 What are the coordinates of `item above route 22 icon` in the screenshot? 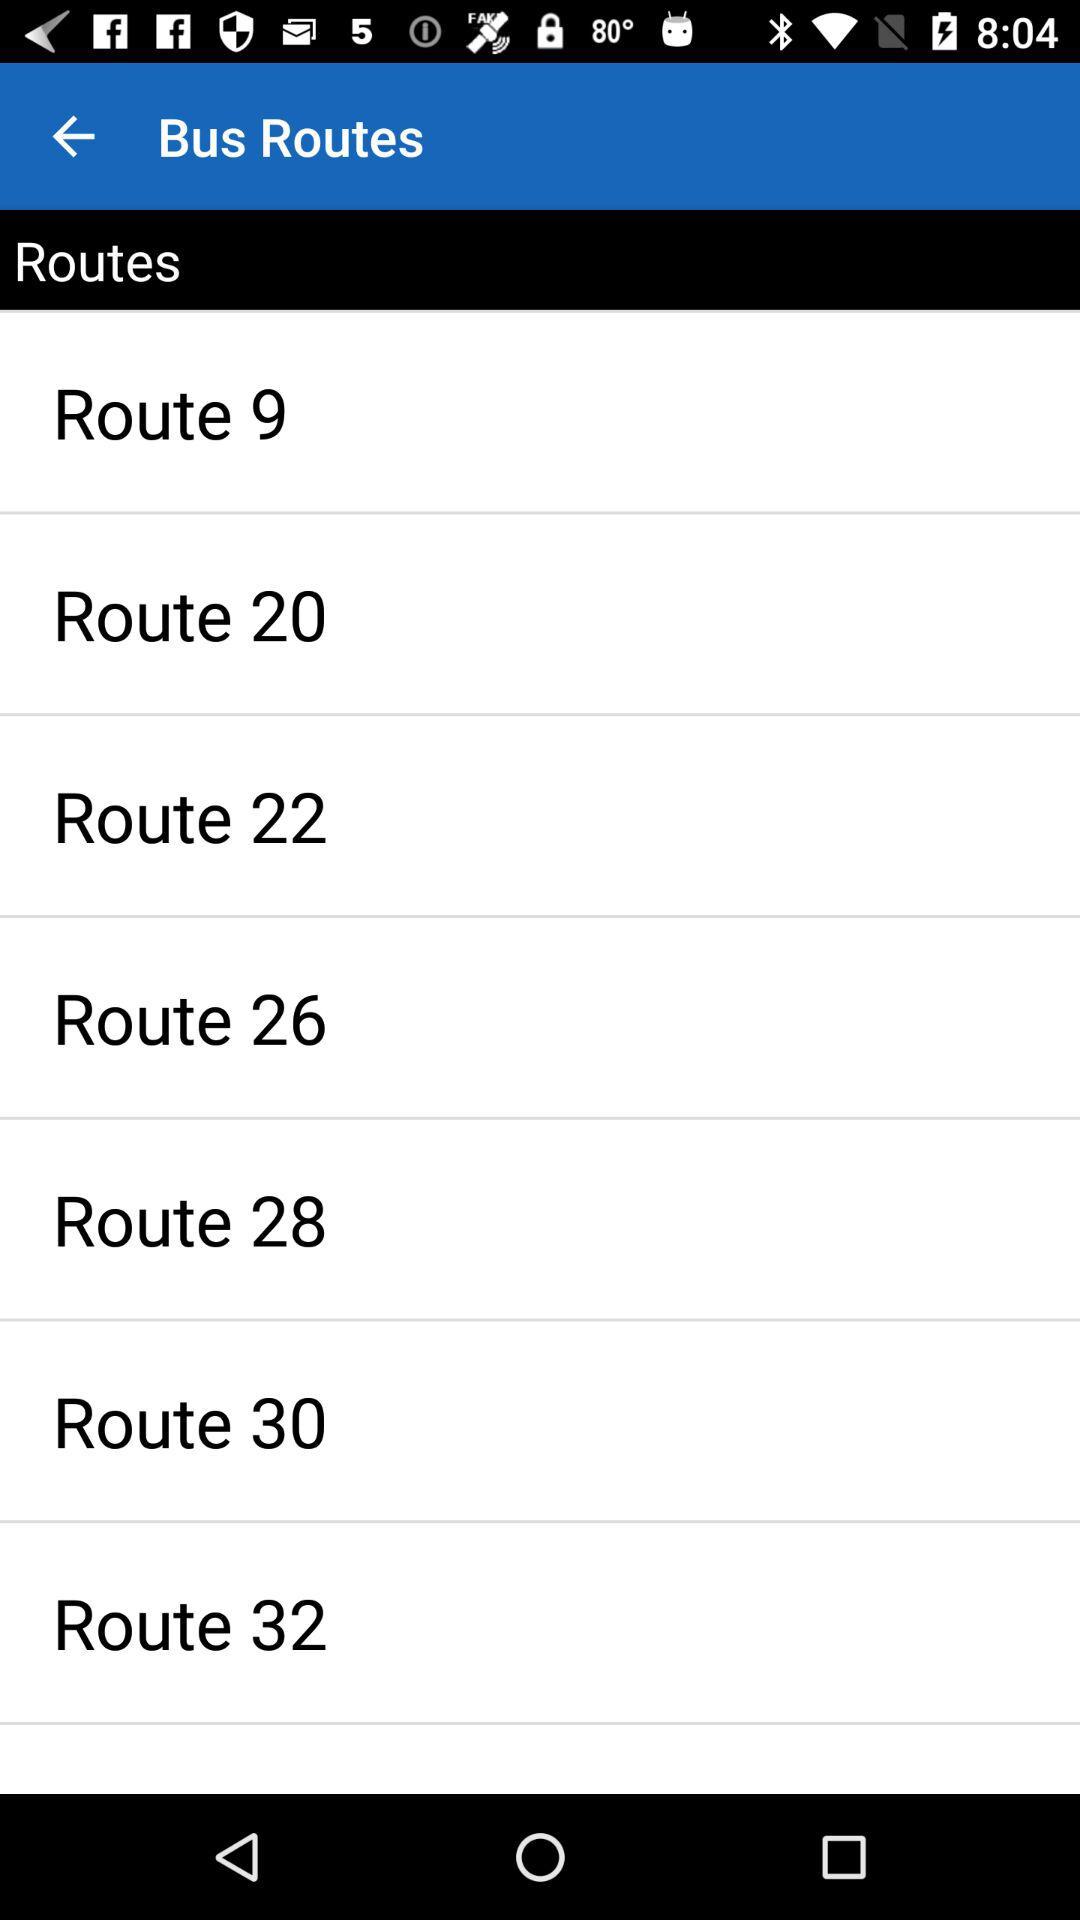 It's located at (540, 612).